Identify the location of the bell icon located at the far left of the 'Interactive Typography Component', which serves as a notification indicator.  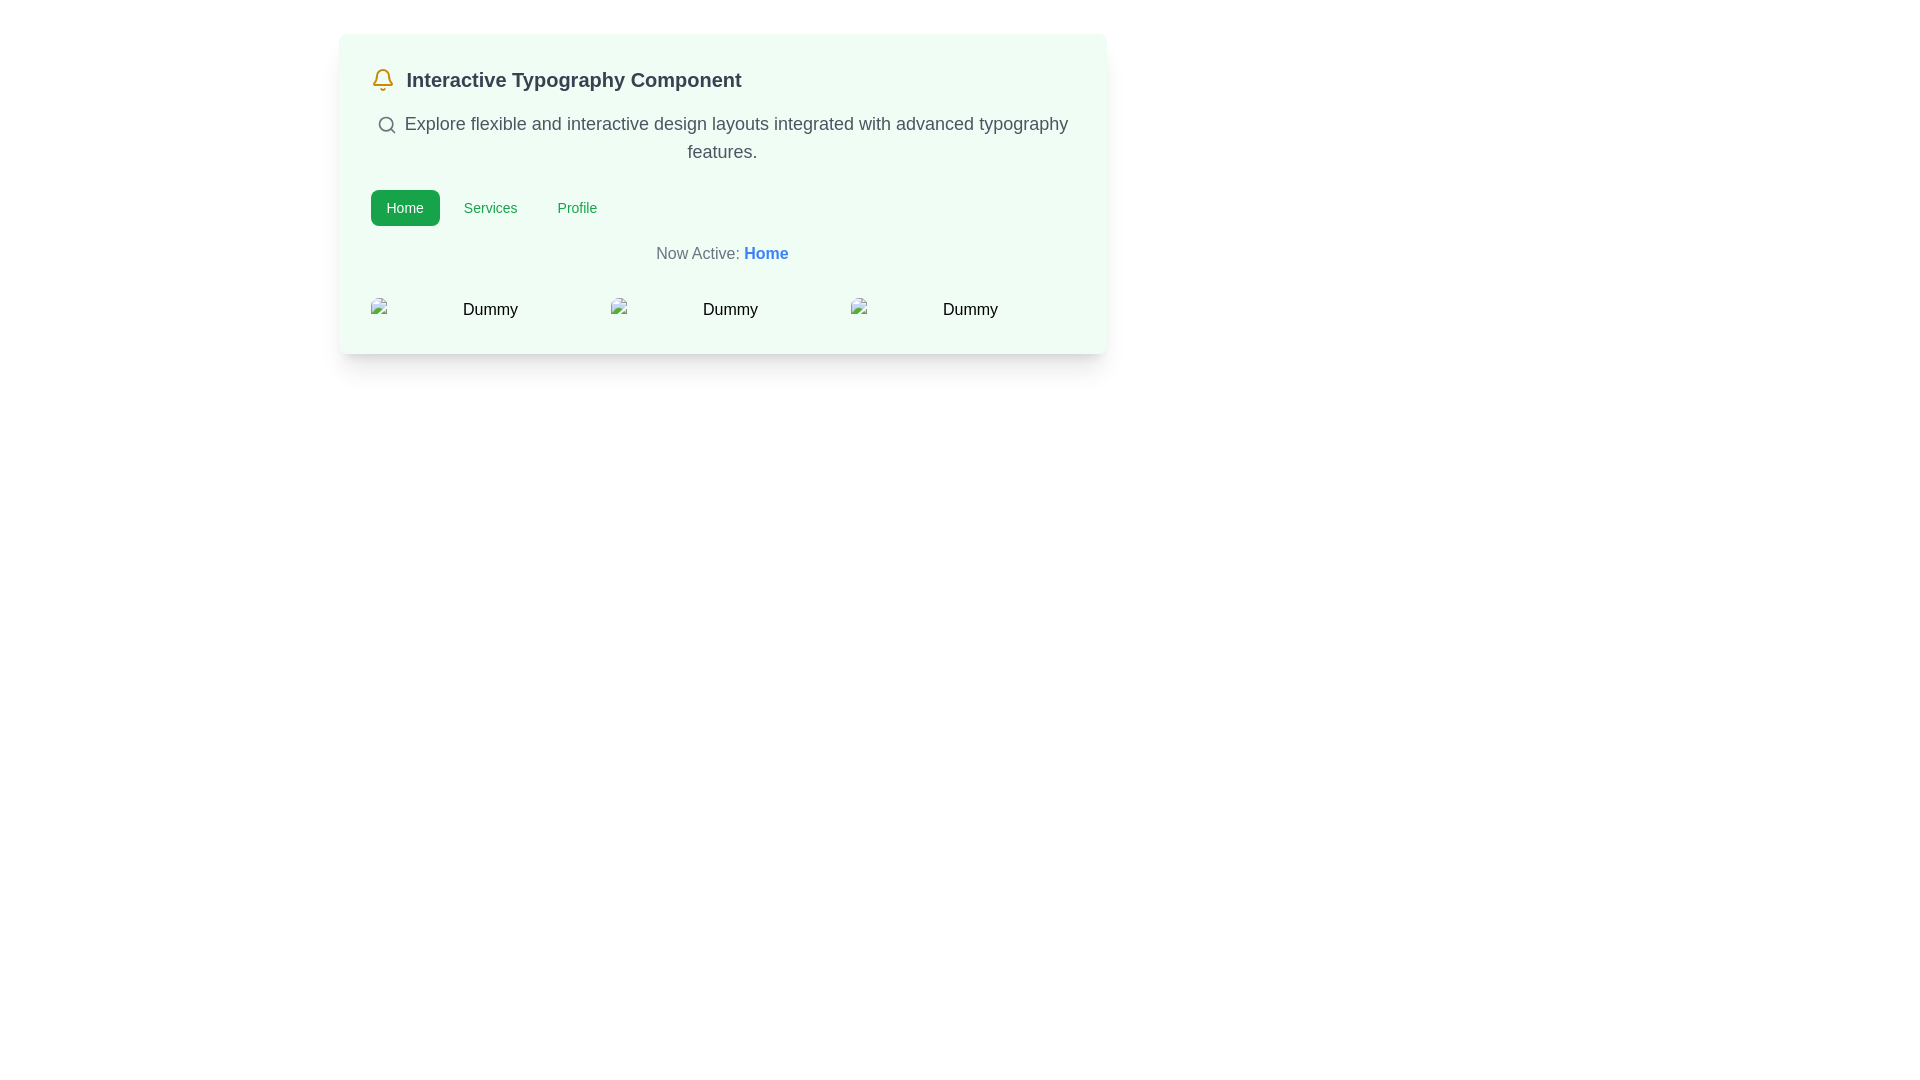
(382, 79).